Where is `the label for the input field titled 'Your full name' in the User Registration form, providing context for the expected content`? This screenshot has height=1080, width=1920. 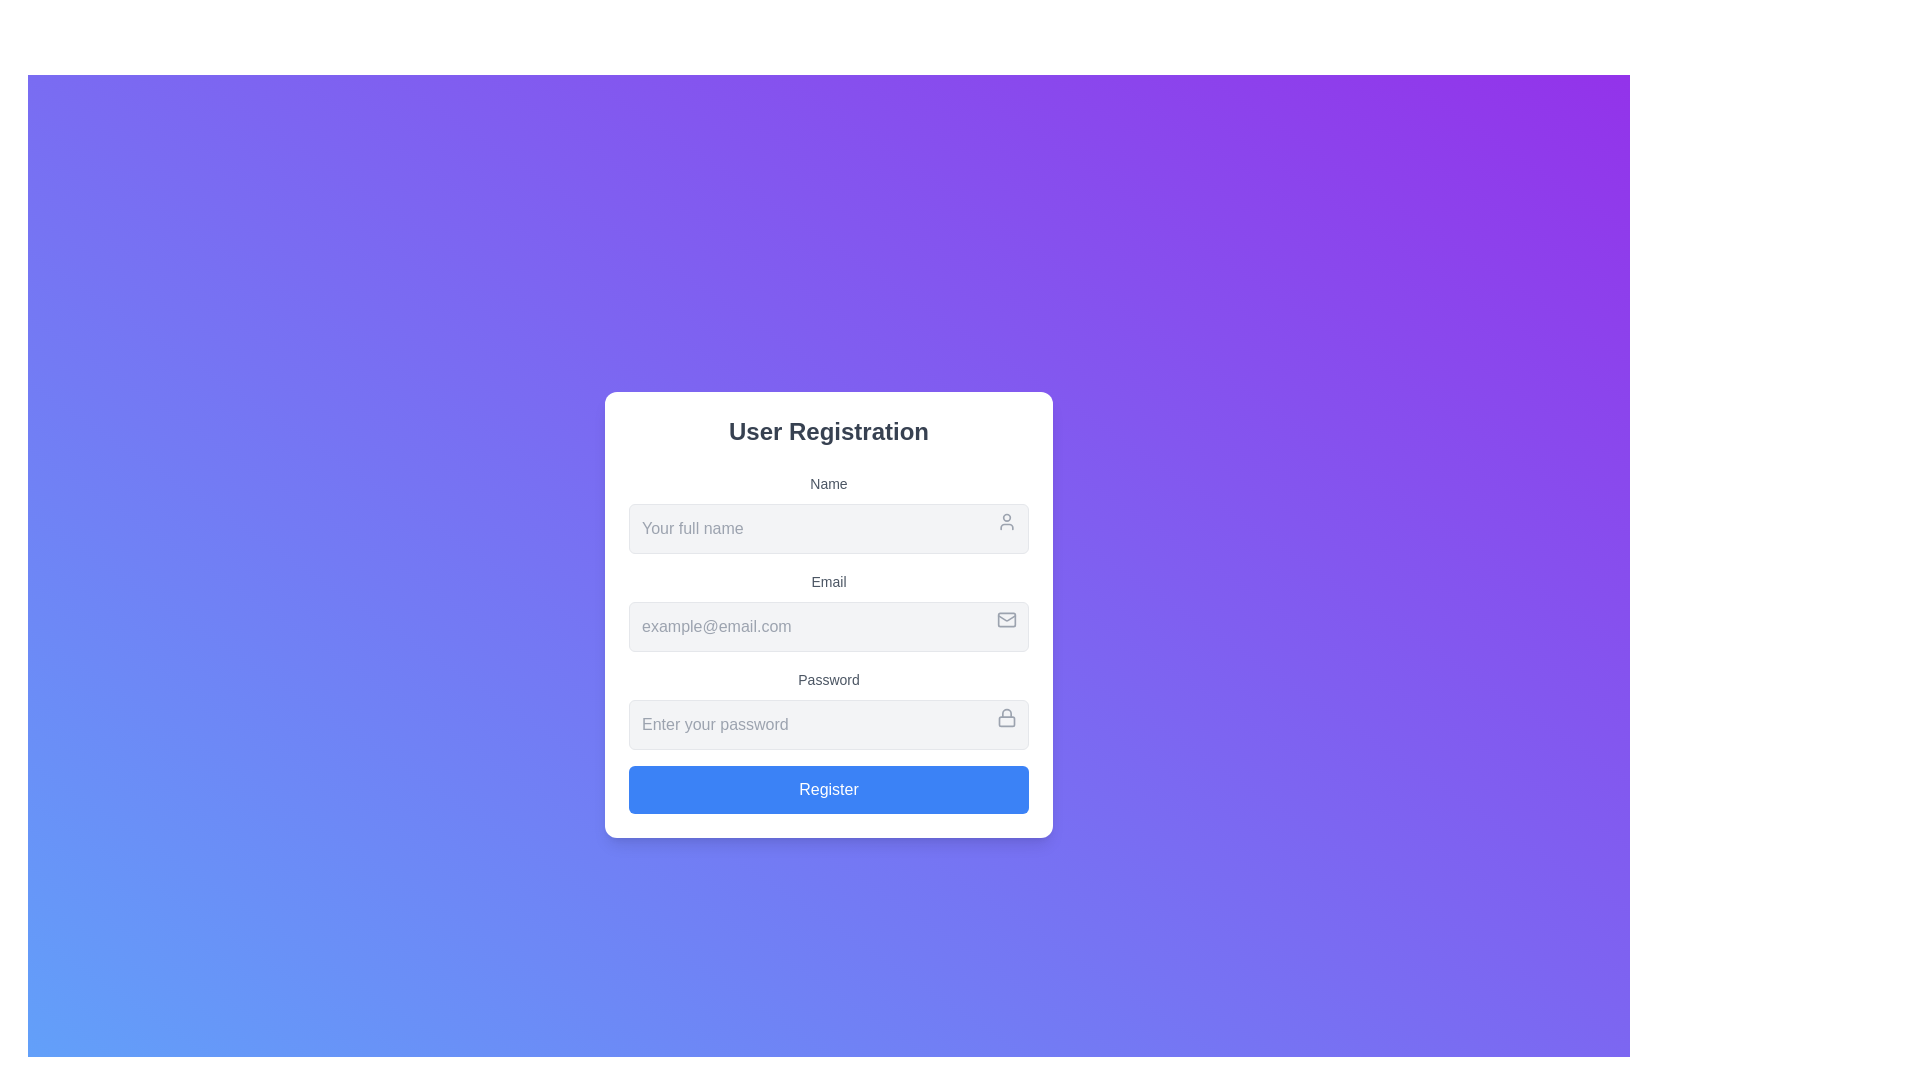
the label for the input field titled 'Your full name' in the User Registration form, providing context for the expected content is located at coordinates (829, 483).